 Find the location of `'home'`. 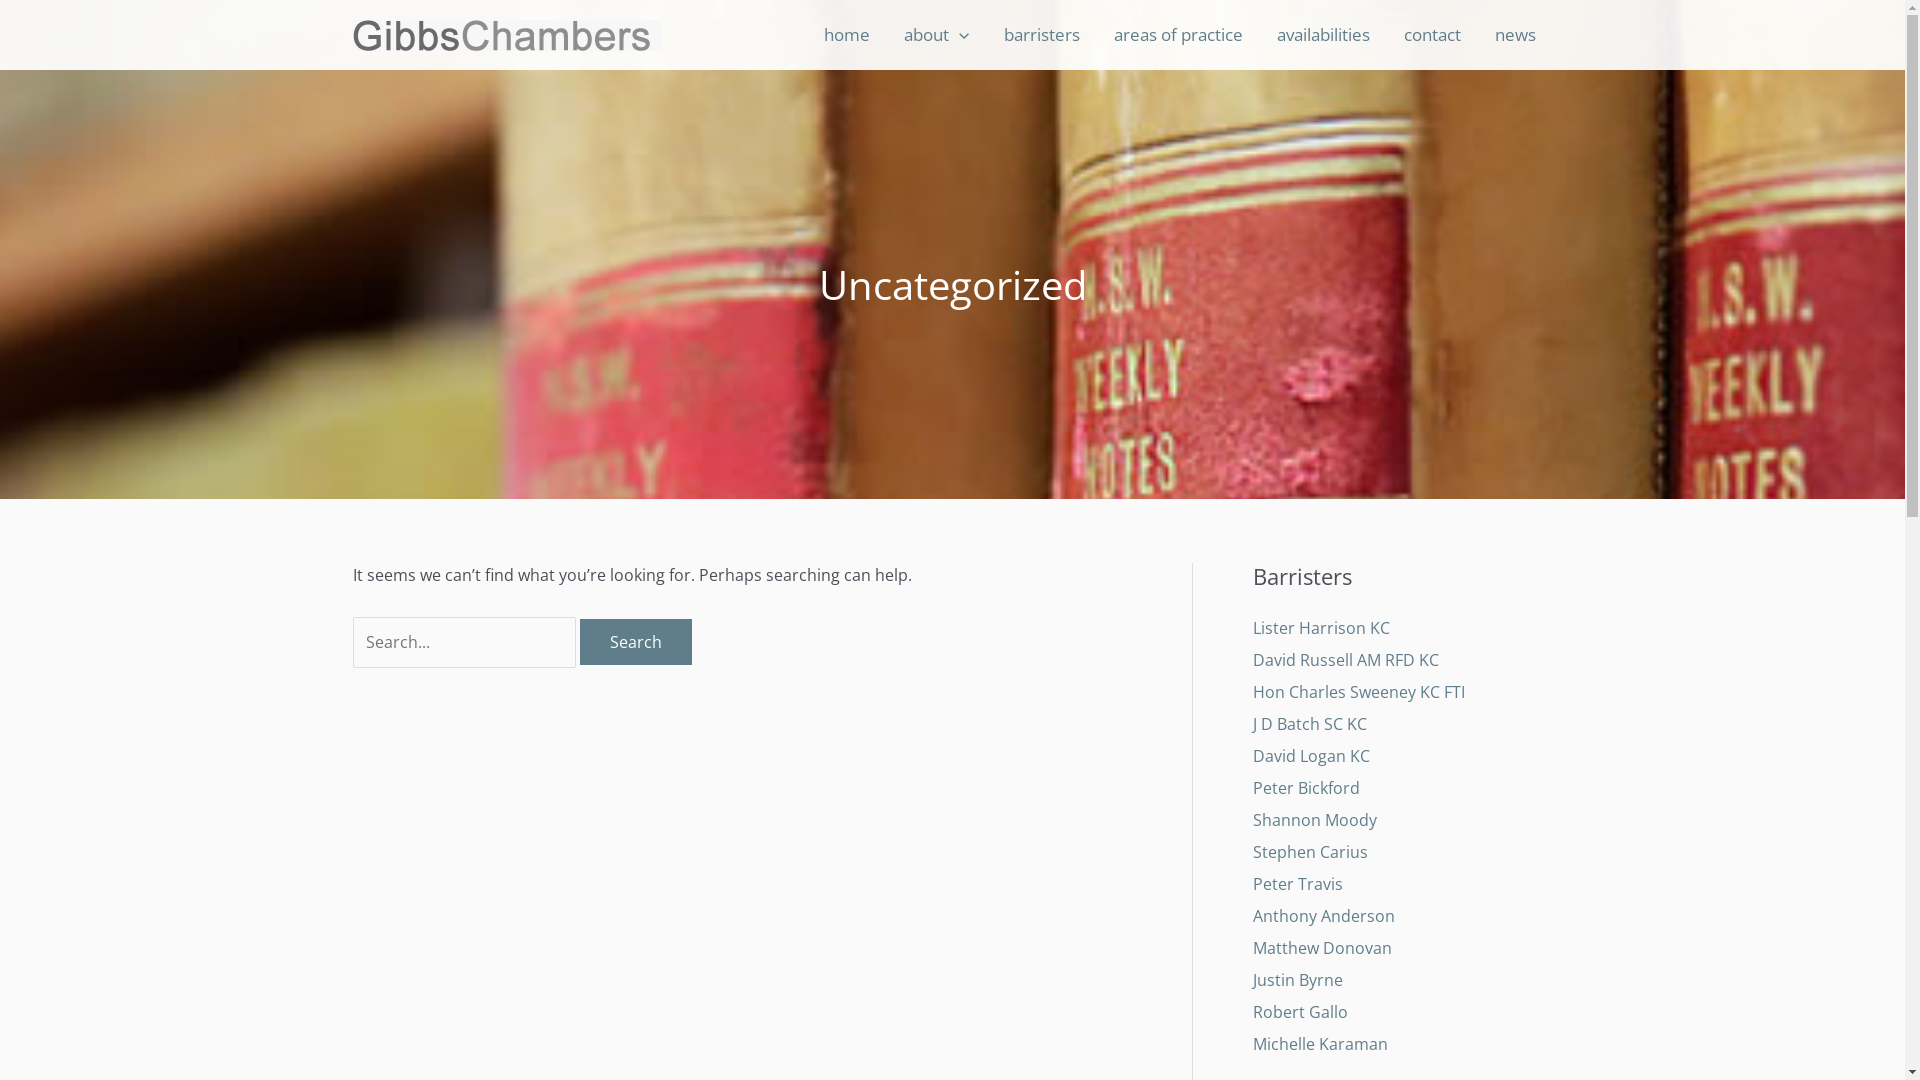

'home' is located at coordinates (846, 34).